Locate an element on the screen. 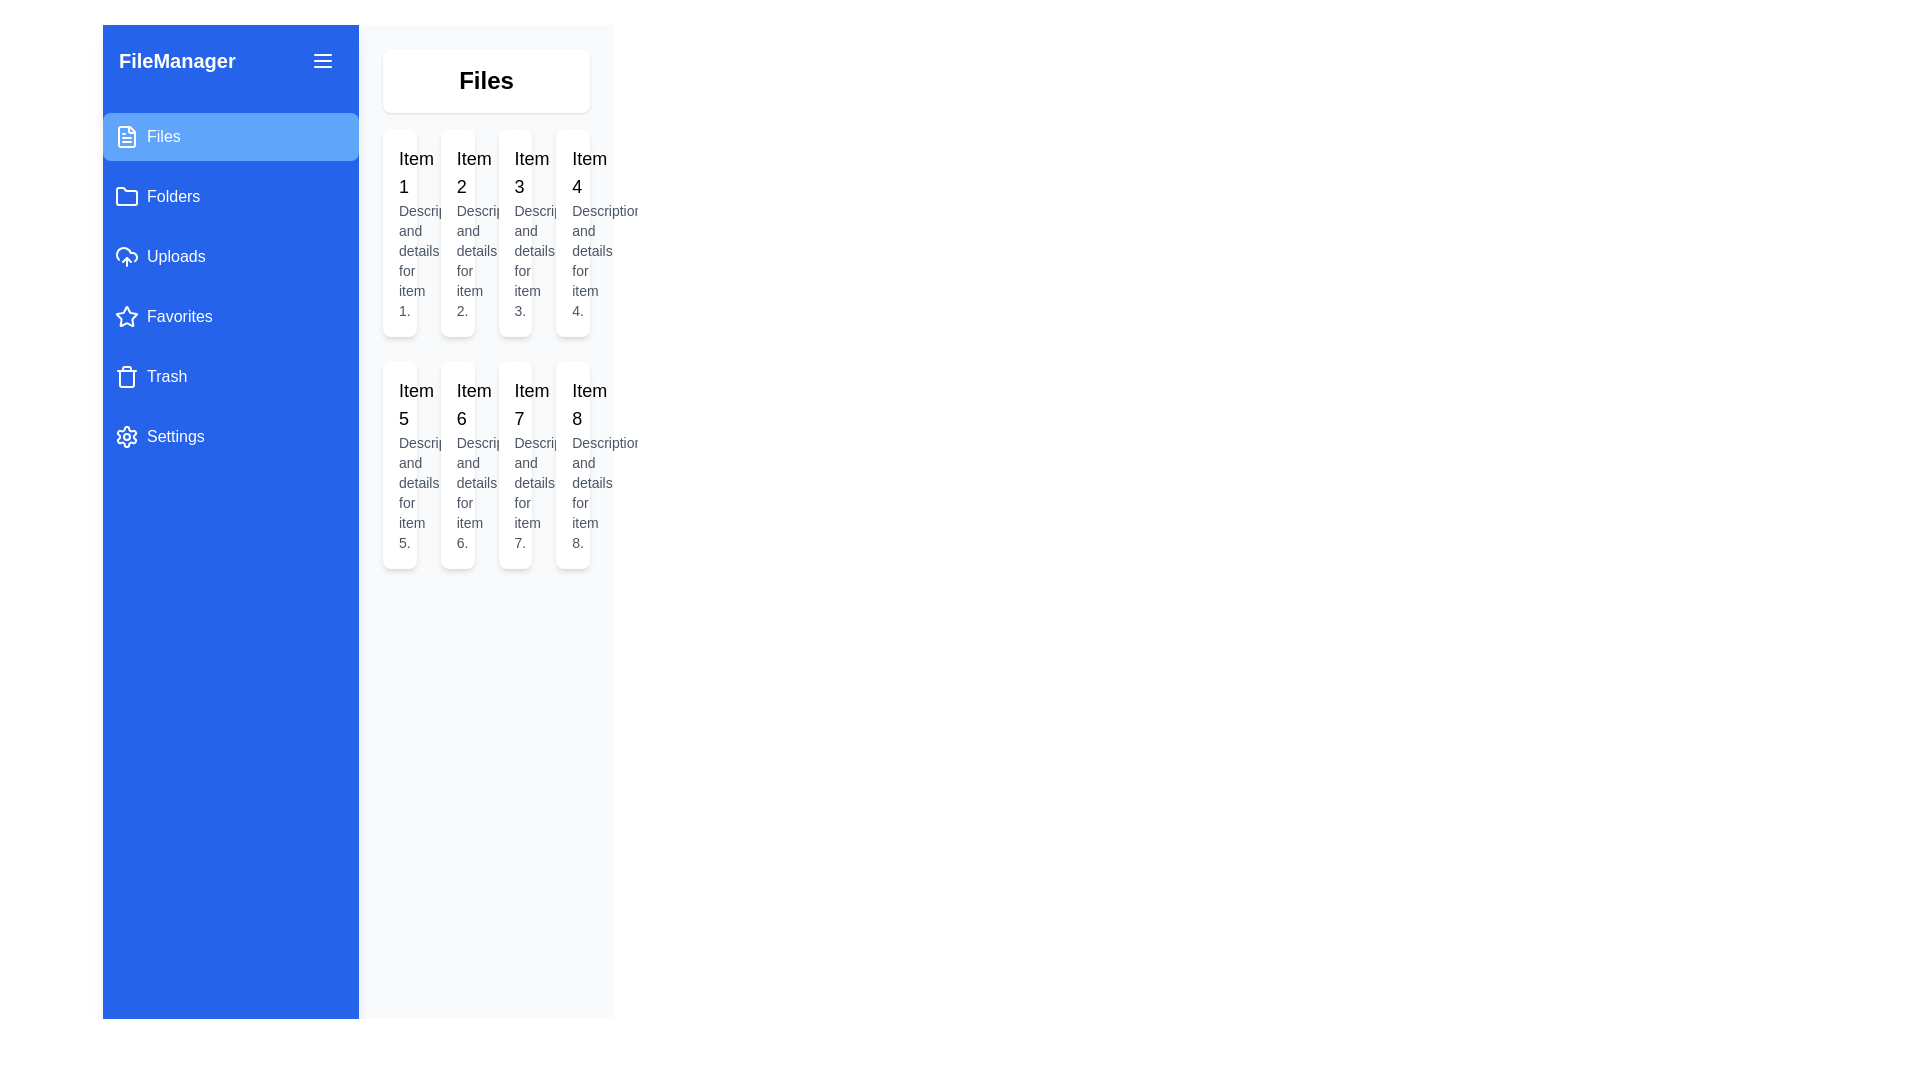 This screenshot has width=1920, height=1080. the text label reading 'Description and details for item 8.' which is located beneath the header 'Item 8' in the second row, fourth column of the grid layout is located at coordinates (572, 493).